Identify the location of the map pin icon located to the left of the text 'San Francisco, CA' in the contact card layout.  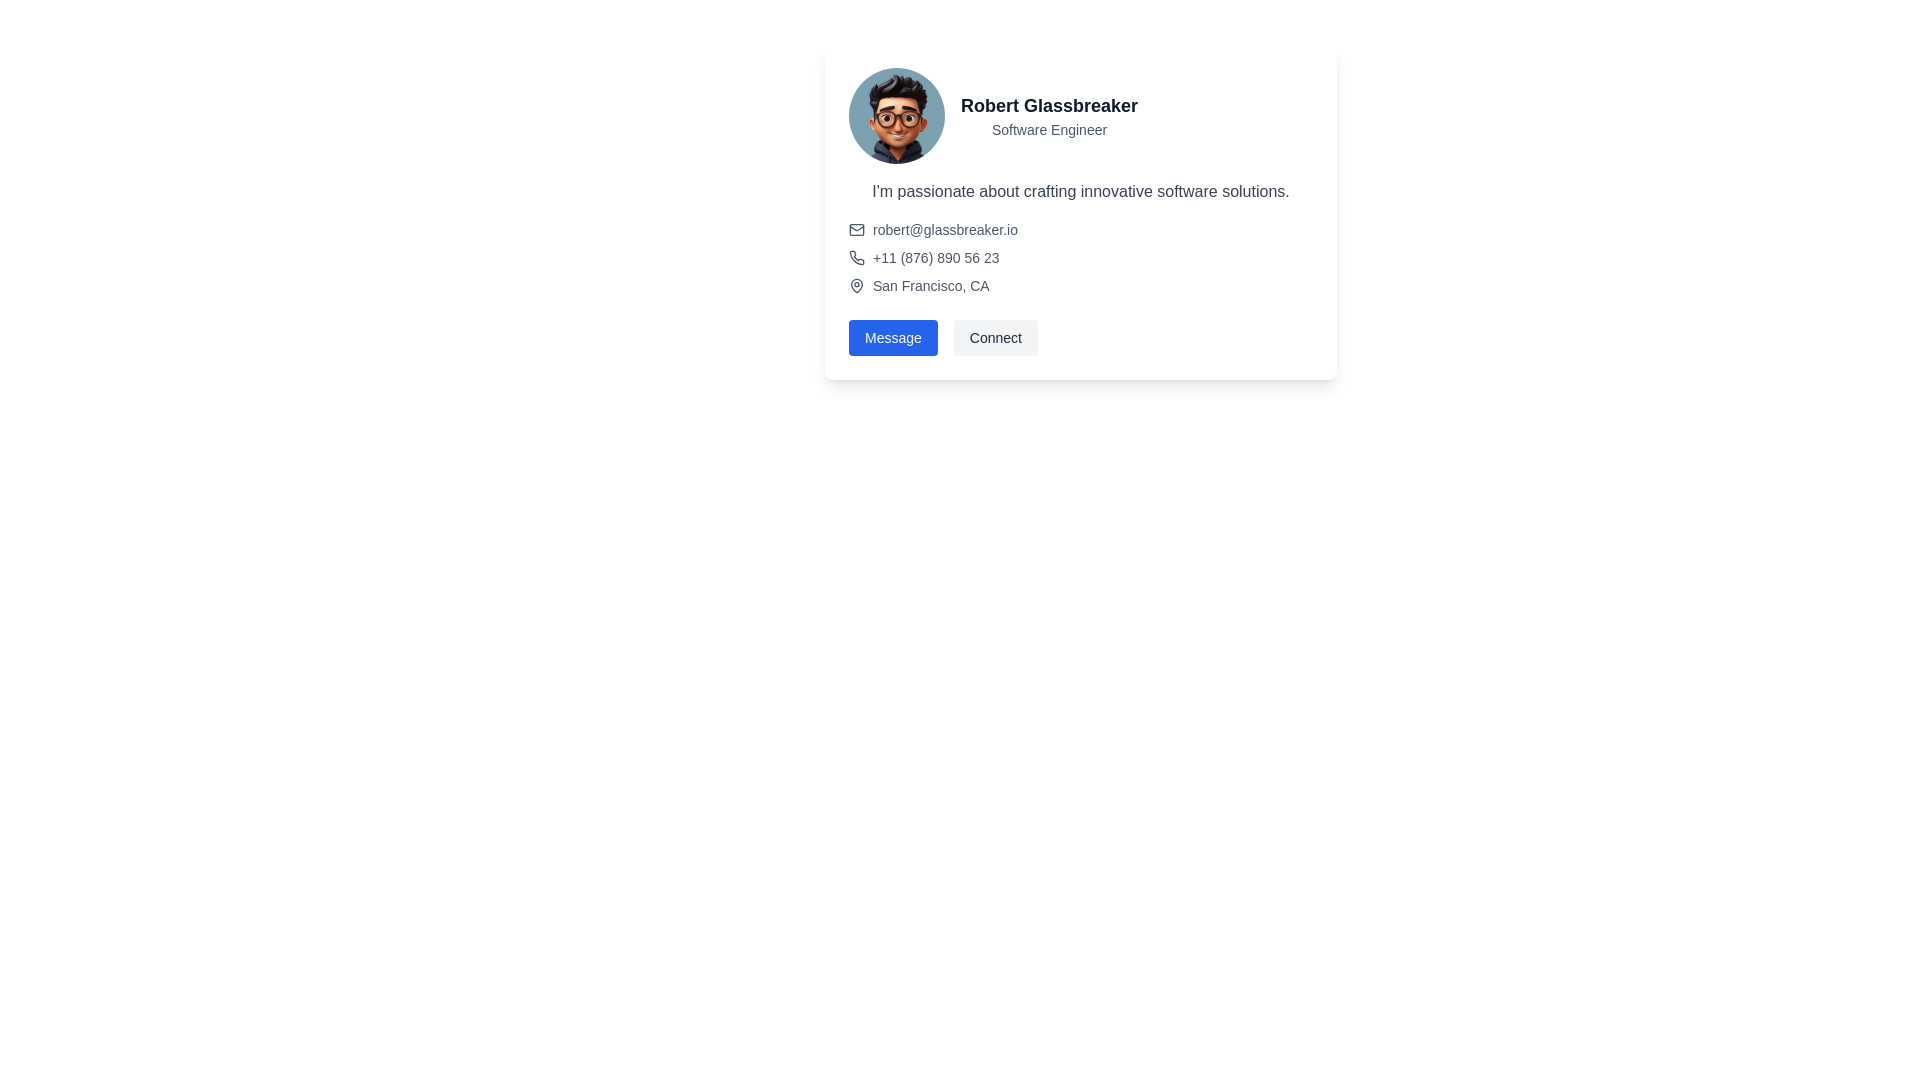
(857, 285).